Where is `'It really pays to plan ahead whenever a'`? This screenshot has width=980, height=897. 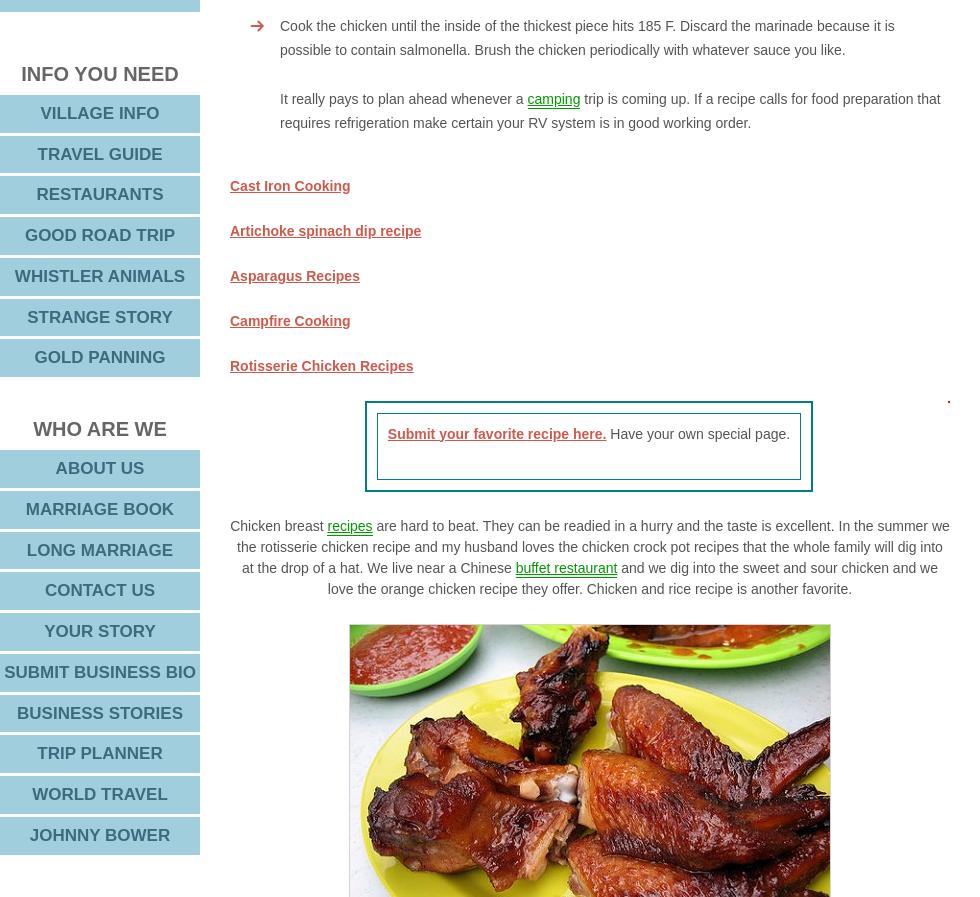 'It really pays to plan ahead whenever a' is located at coordinates (403, 97).